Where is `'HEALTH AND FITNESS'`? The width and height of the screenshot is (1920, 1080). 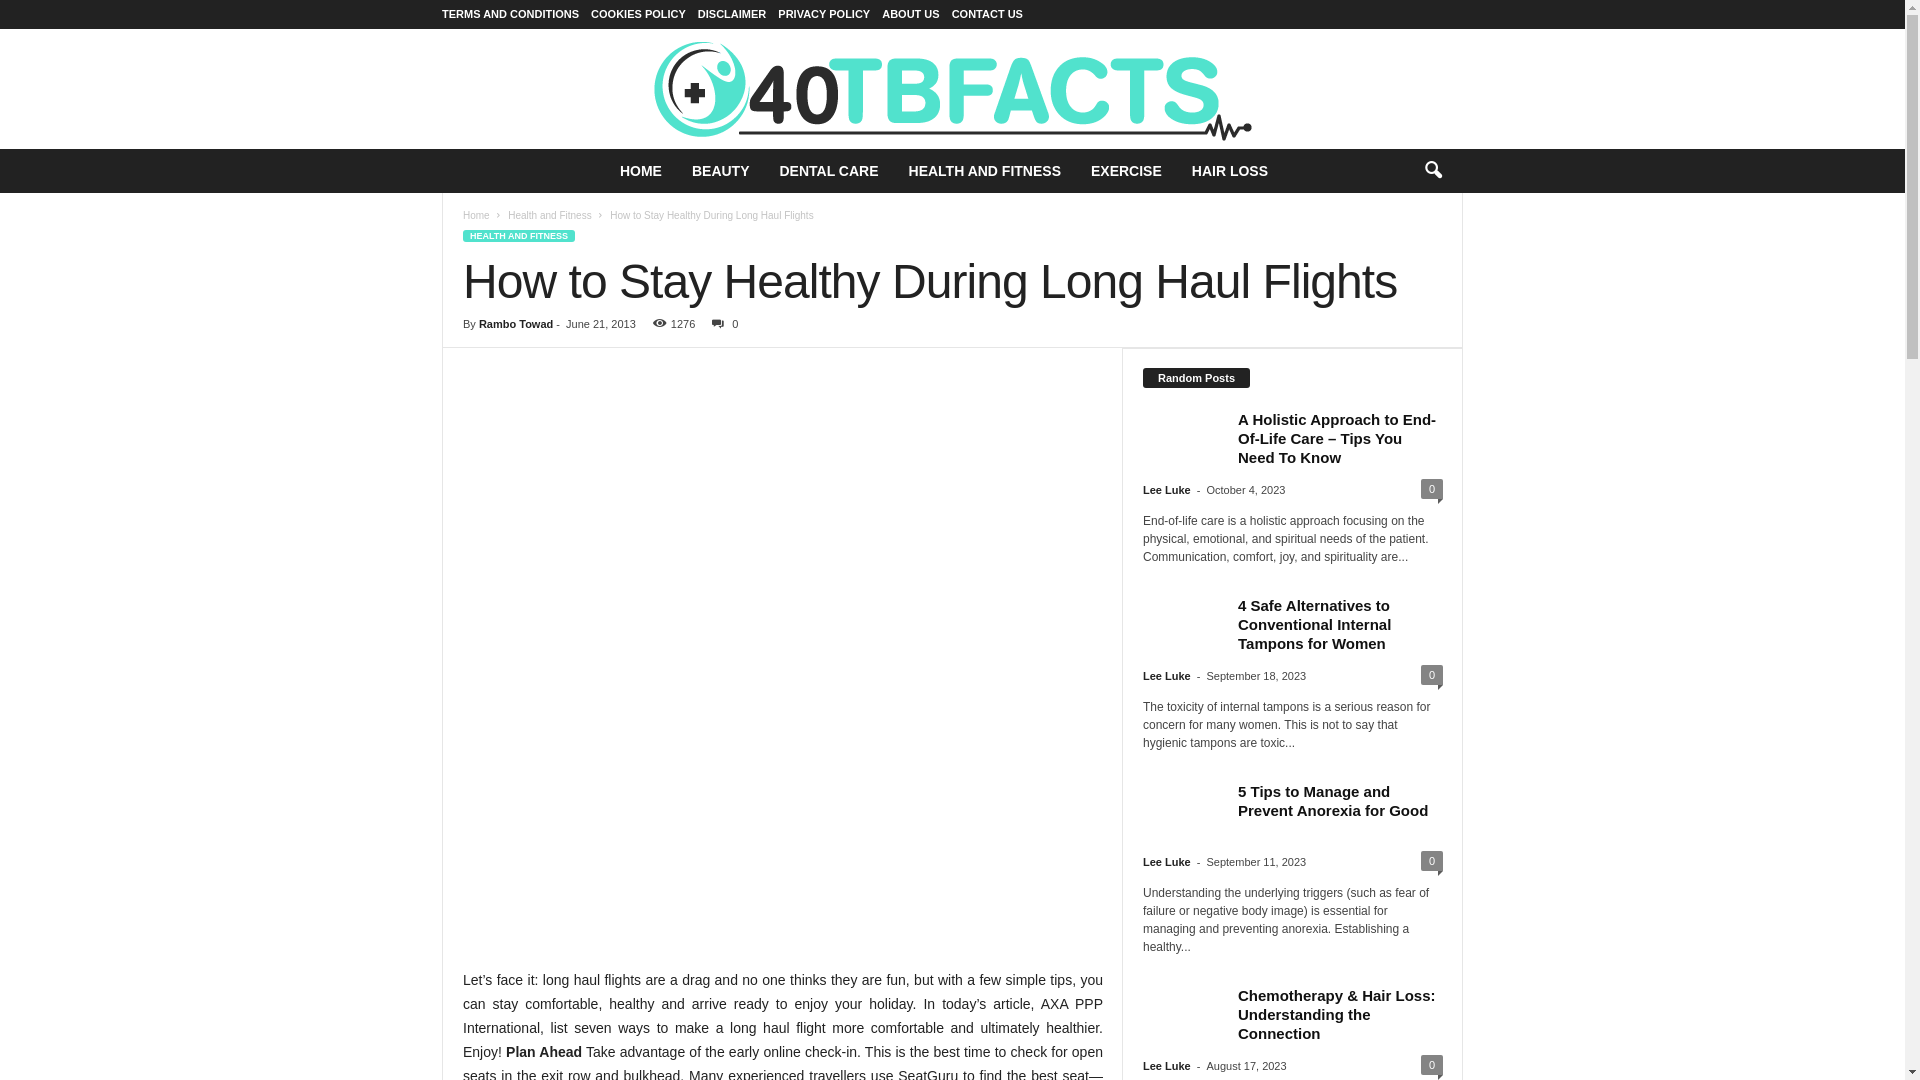
'HEALTH AND FITNESS' is located at coordinates (518, 234).